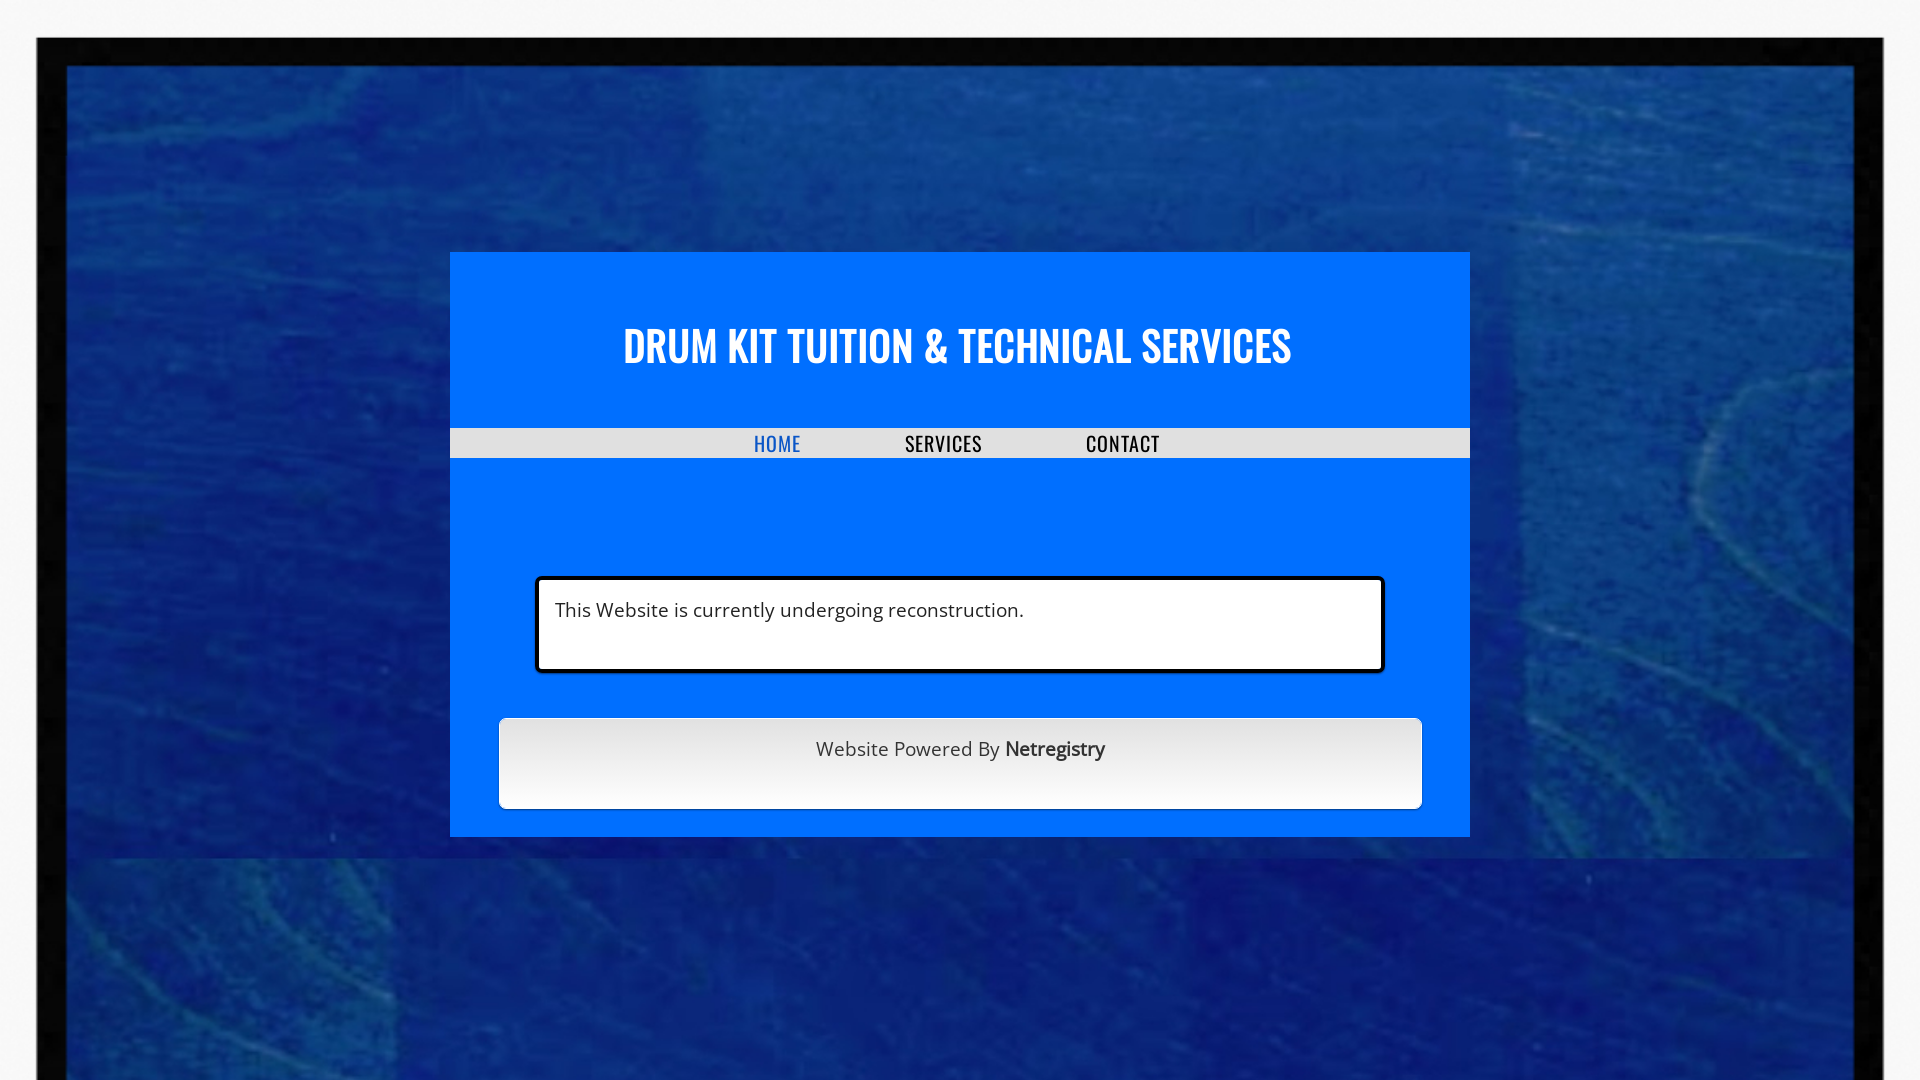  Describe the element at coordinates (904, 442) in the screenshot. I see `'SERVICES'` at that location.